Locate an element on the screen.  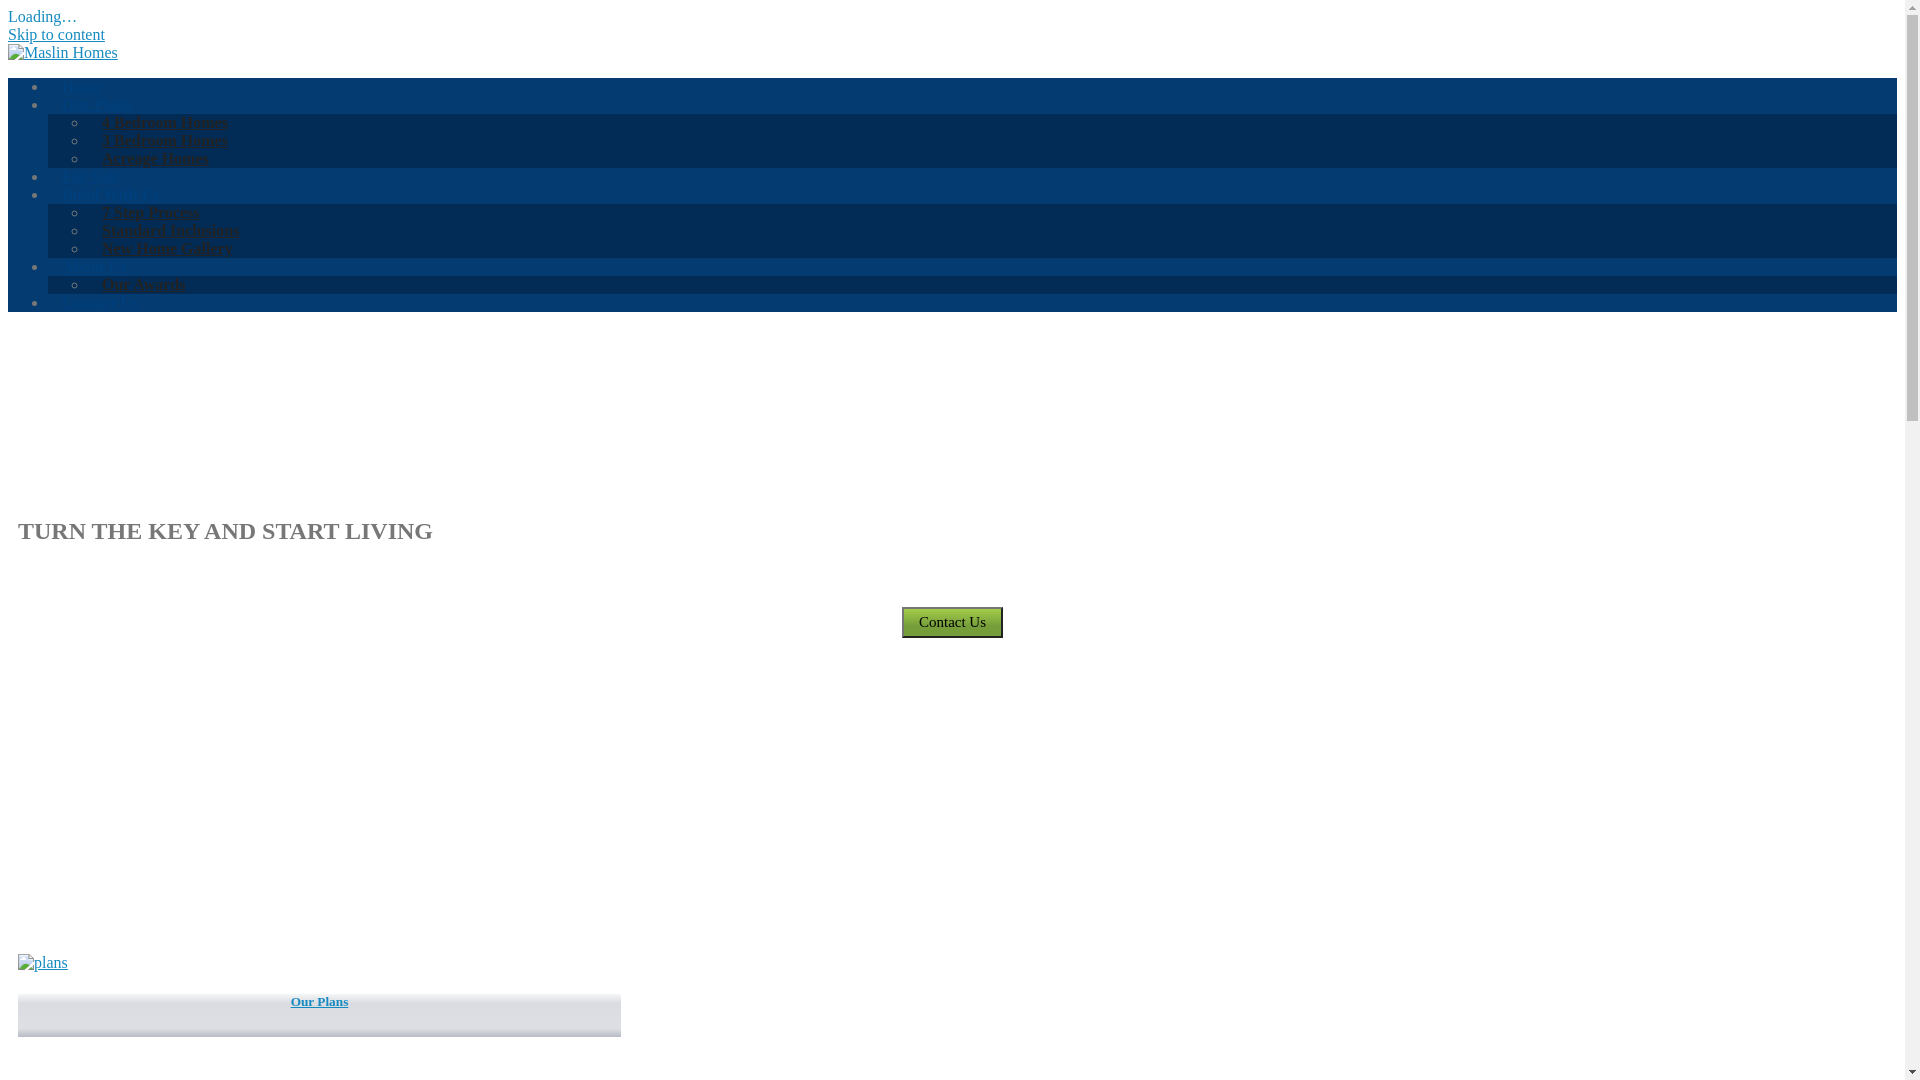
'Our Awards' is located at coordinates (142, 284).